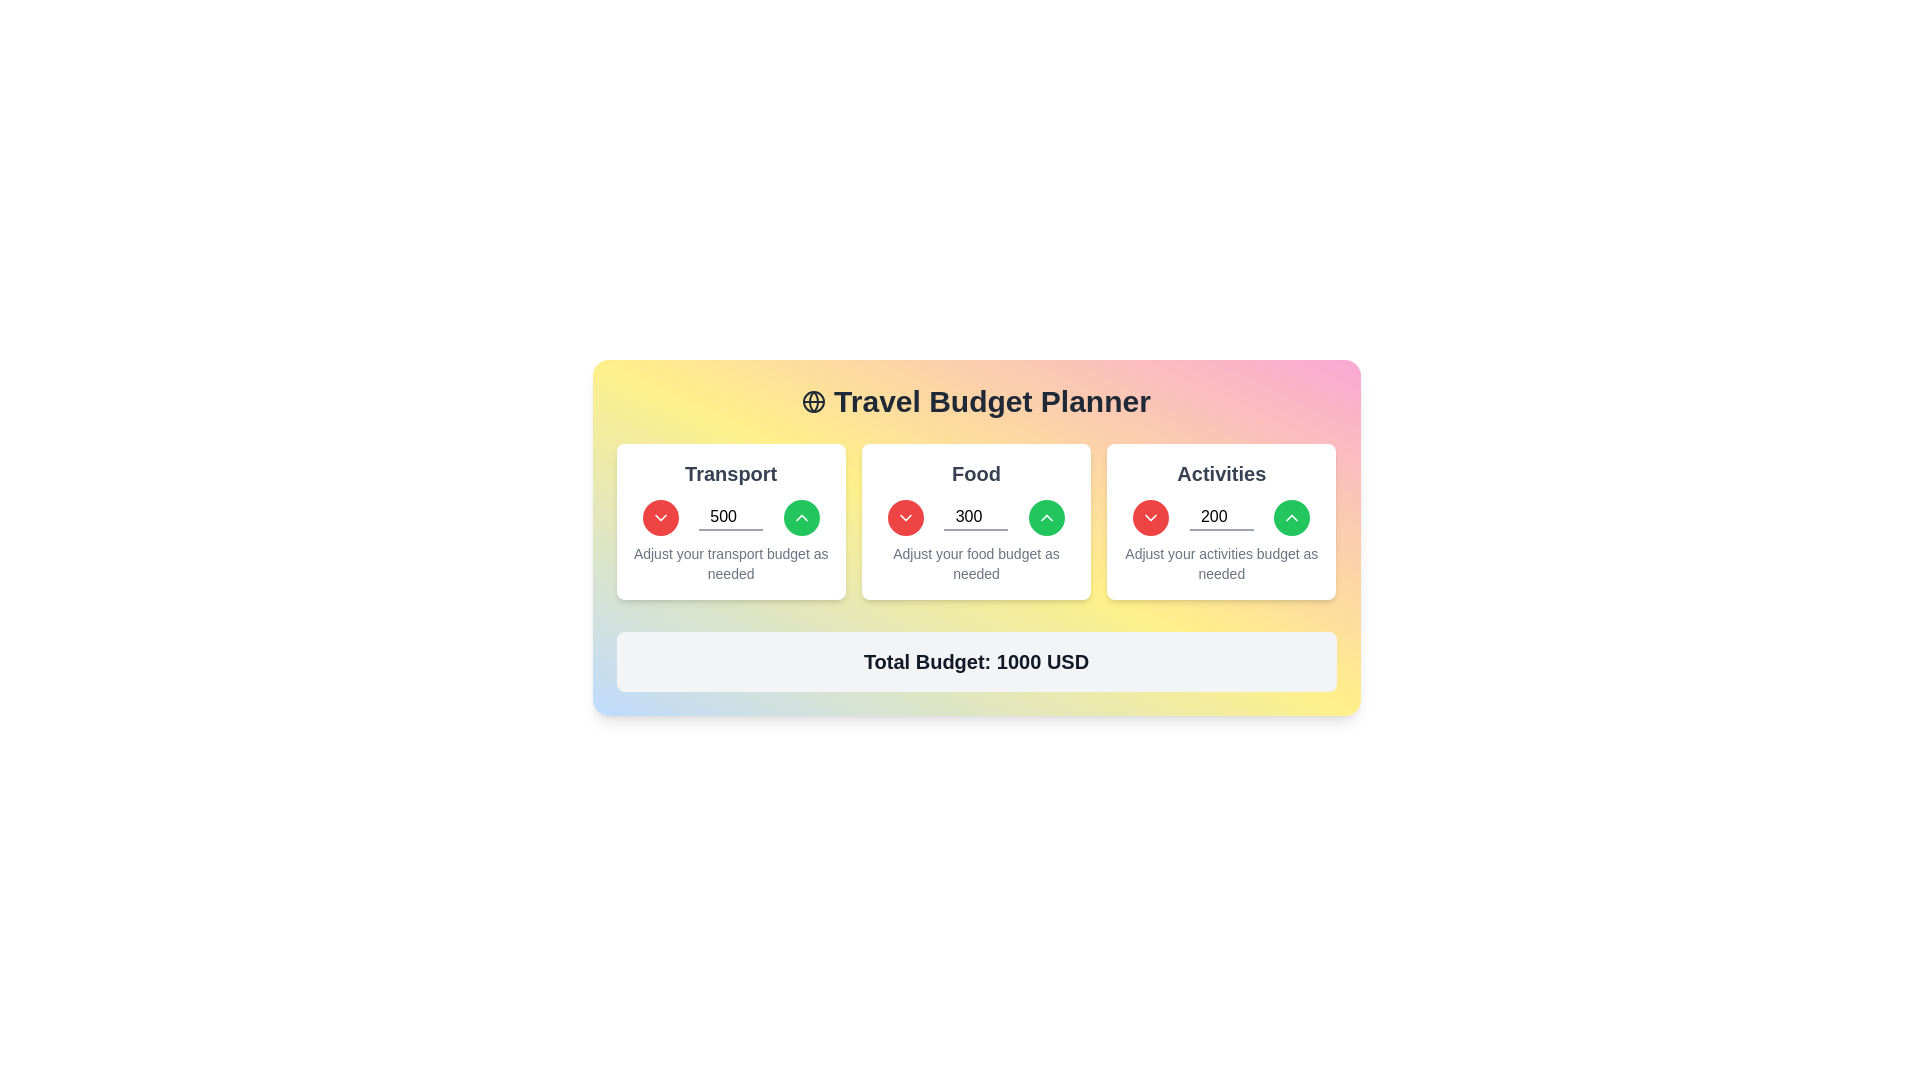 The height and width of the screenshot is (1080, 1920). What do you see at coordinates (976, 401) in the screenshot?
I see `the Text and Icon Label at the top-center of the panel, which serves as the title of the travel budget planner application` at bounding box center [976, 401].